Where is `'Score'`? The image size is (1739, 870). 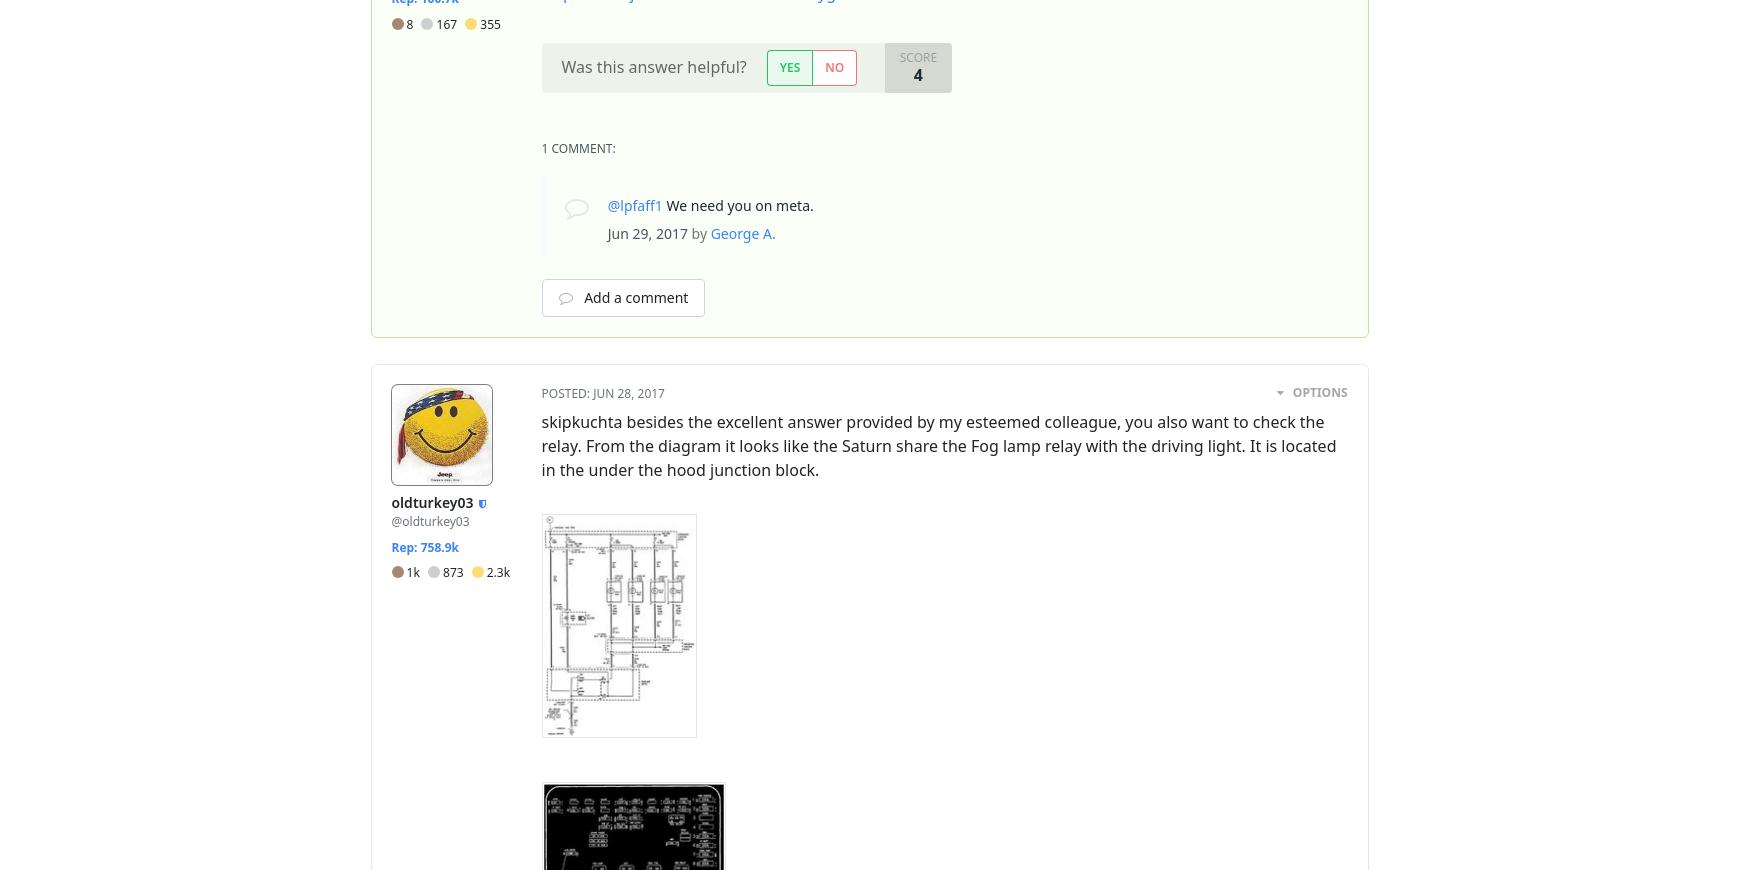
'Score' is located at coordinates (899, 56).